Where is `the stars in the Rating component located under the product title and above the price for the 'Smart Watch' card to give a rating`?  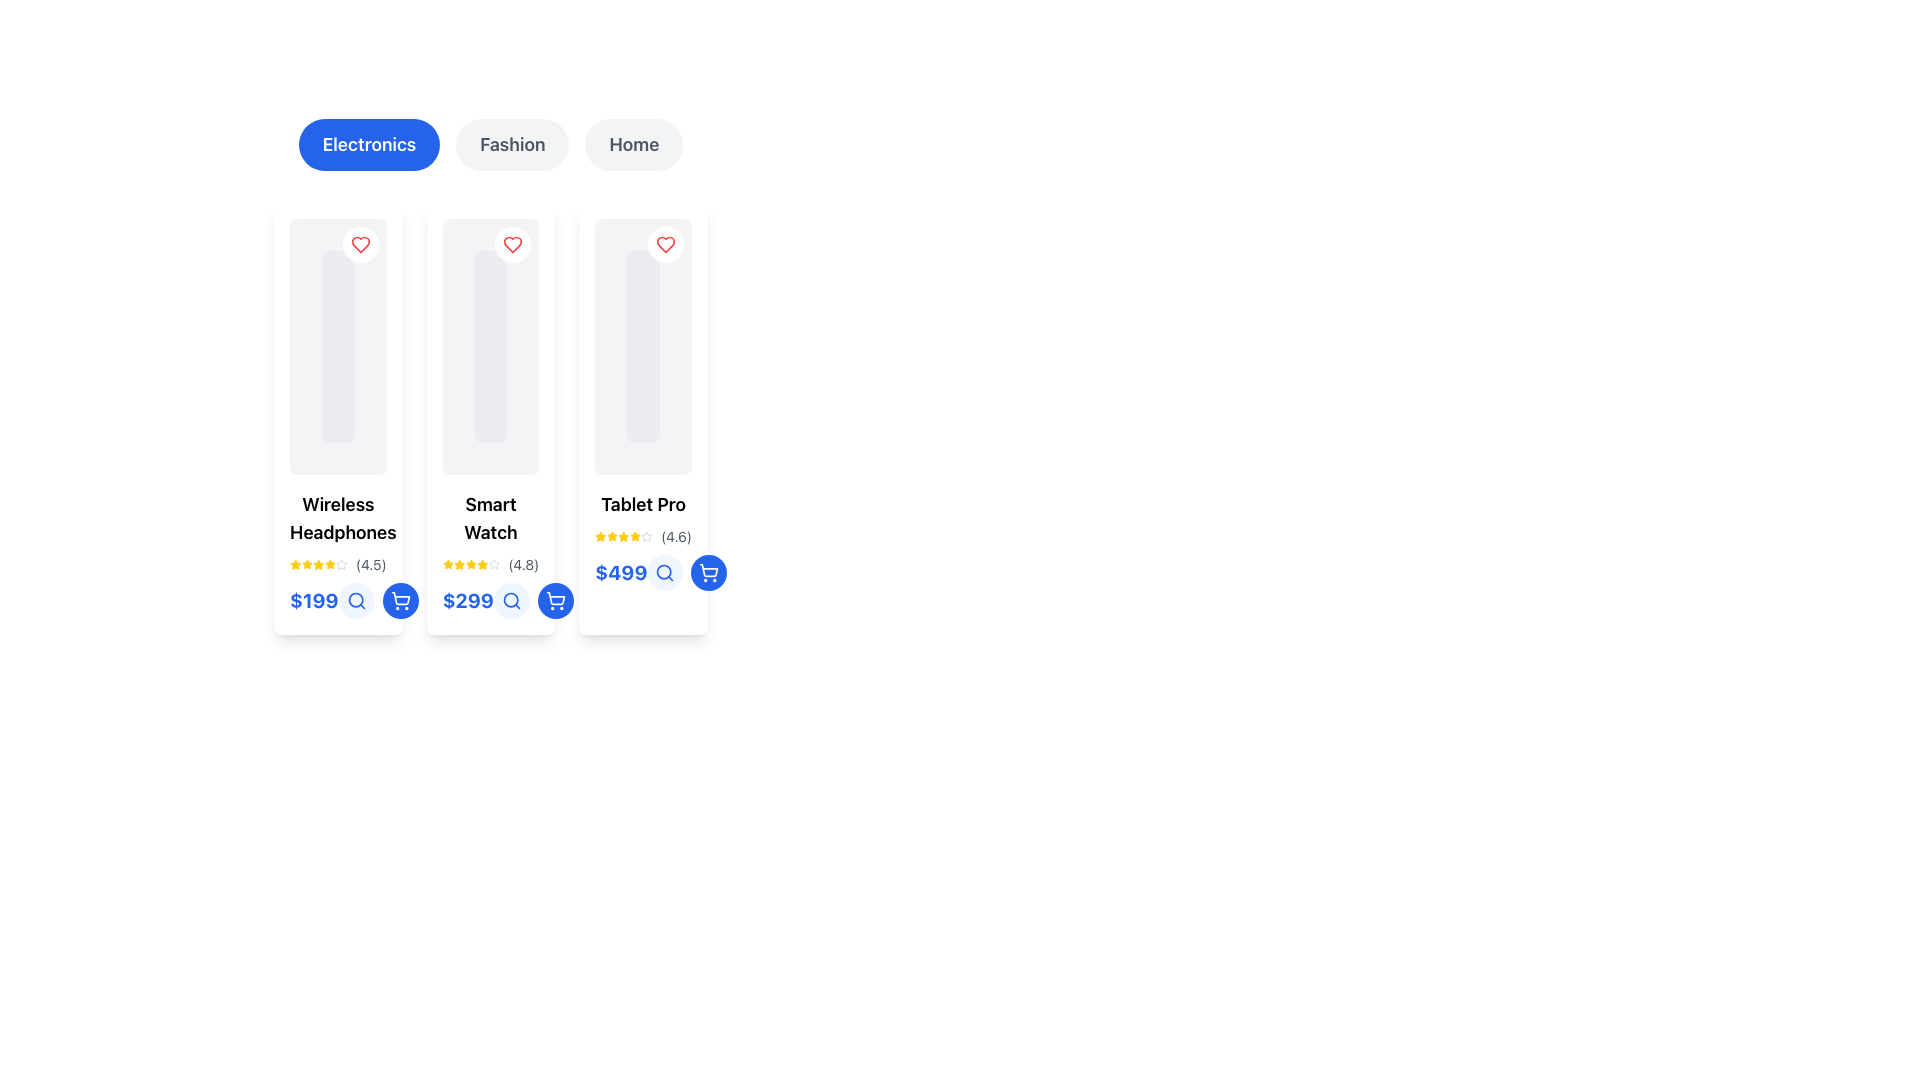
the stars in the Rating component located under the product title and above the price for the 'Smart Watch' card to give a rating is located at coordinates (490, 564).